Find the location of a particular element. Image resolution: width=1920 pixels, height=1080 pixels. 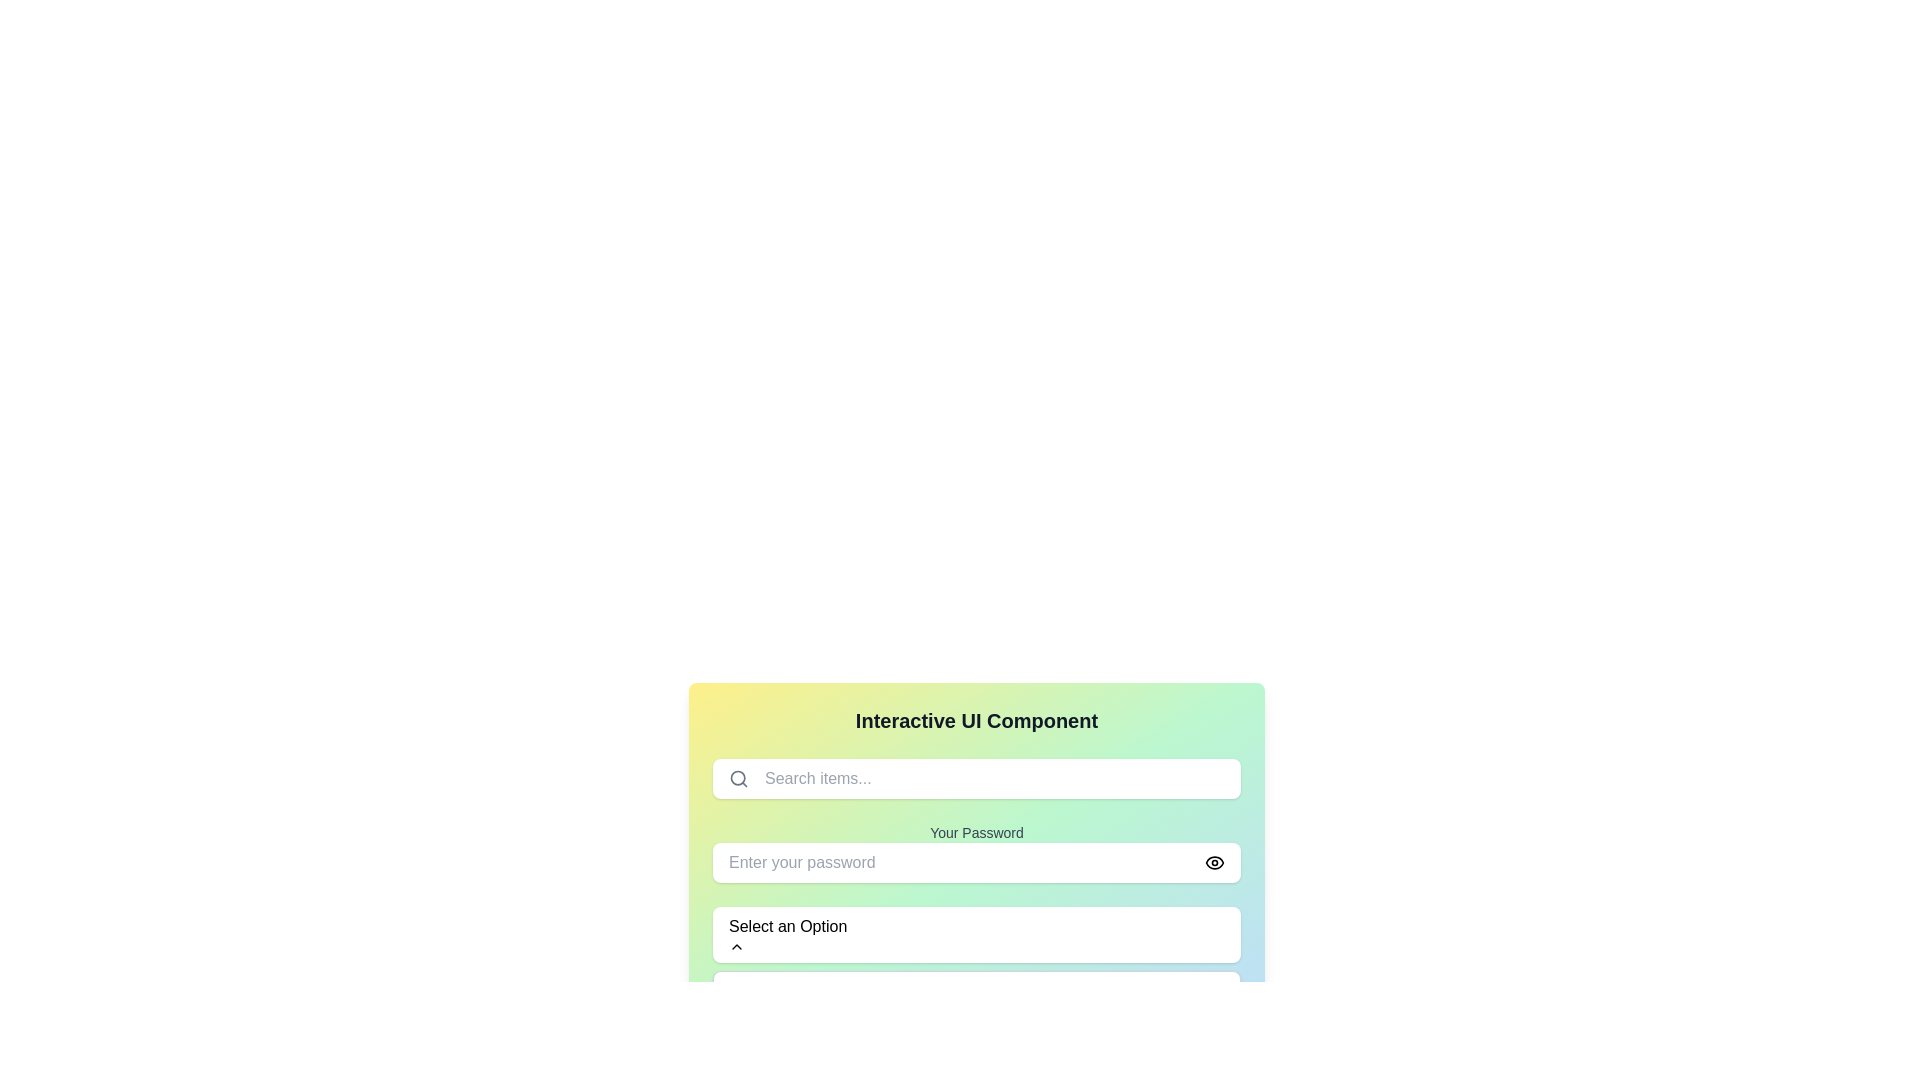

the 'Clear' button located at the bottom right corner of the card-like interface is located at coordinates (977, 1006).